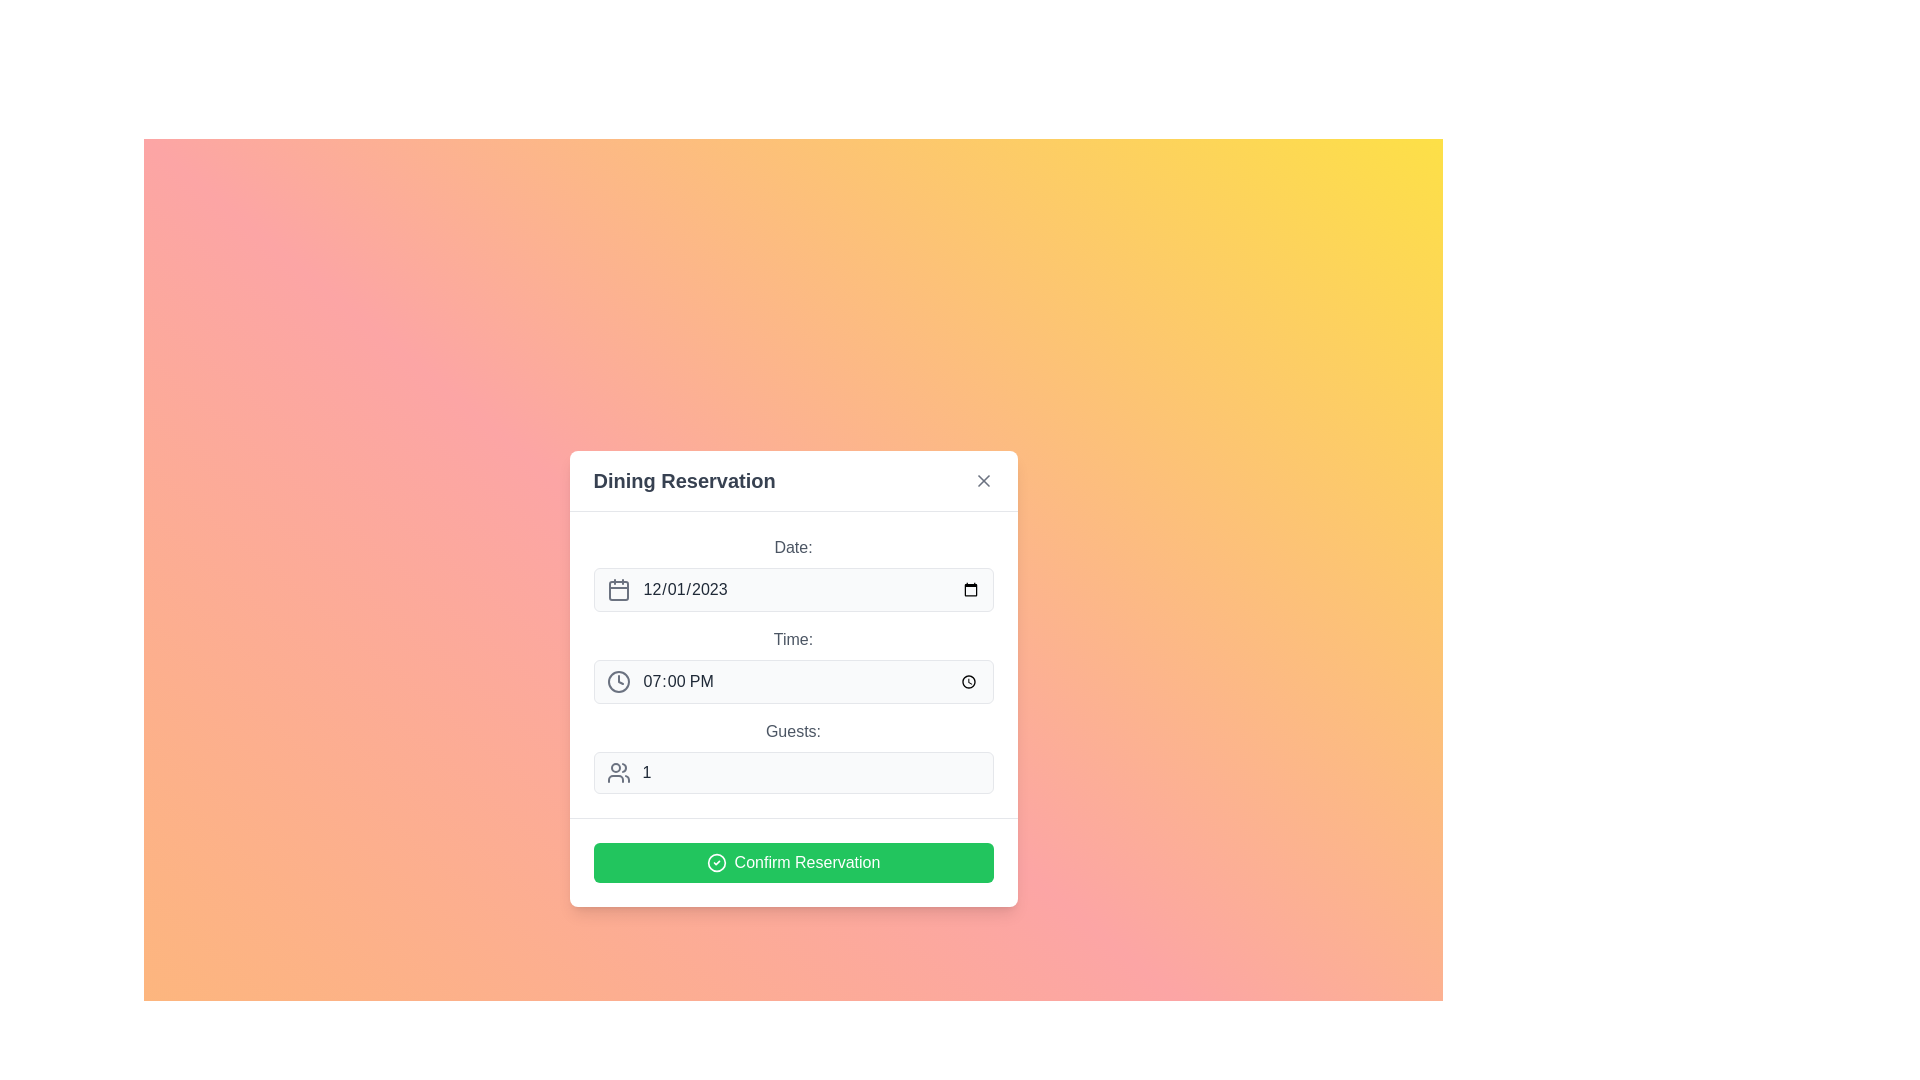 This screenshot has height=1080, width=1920. I want to click on the time input field labeled 'Time:' in the 'Dining Reservation' panel to open a time picker, so click(792, 666).